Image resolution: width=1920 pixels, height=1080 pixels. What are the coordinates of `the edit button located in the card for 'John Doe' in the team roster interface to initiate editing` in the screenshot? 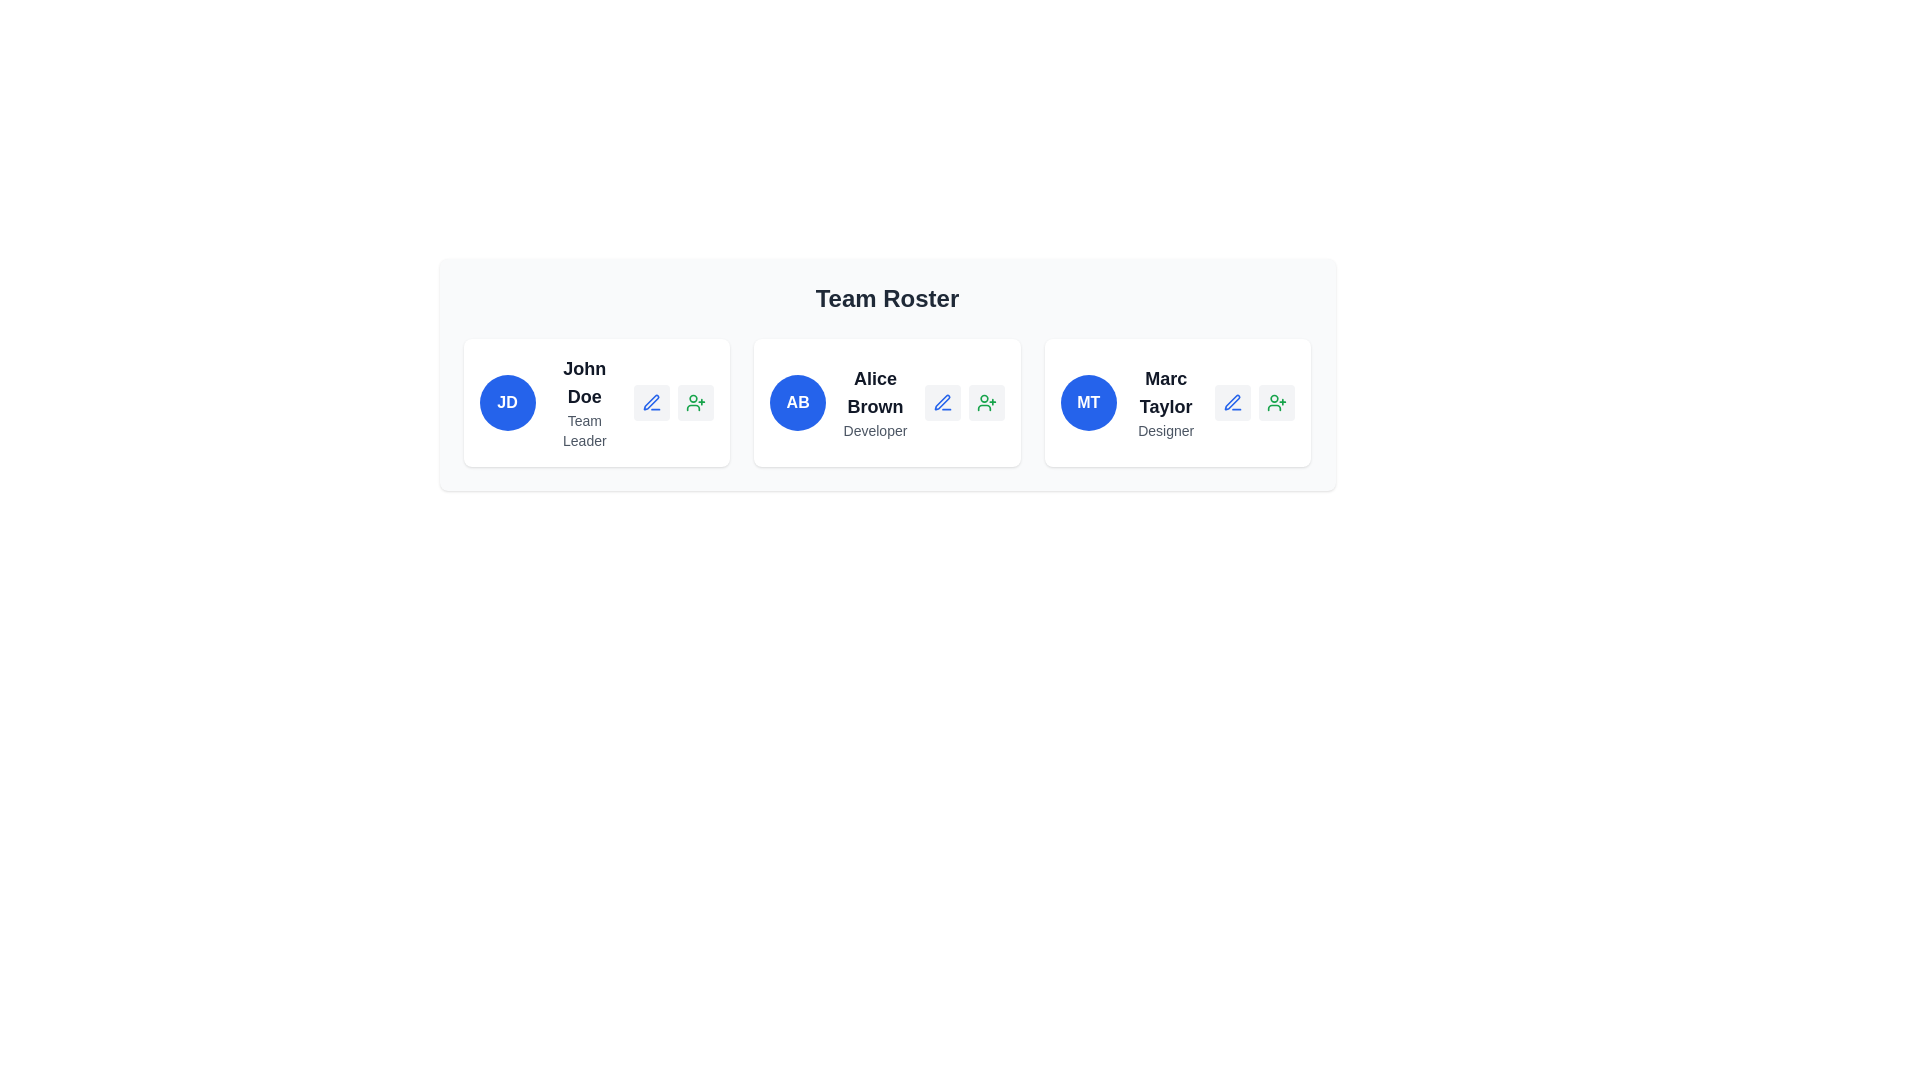 It's located at (652, 402).